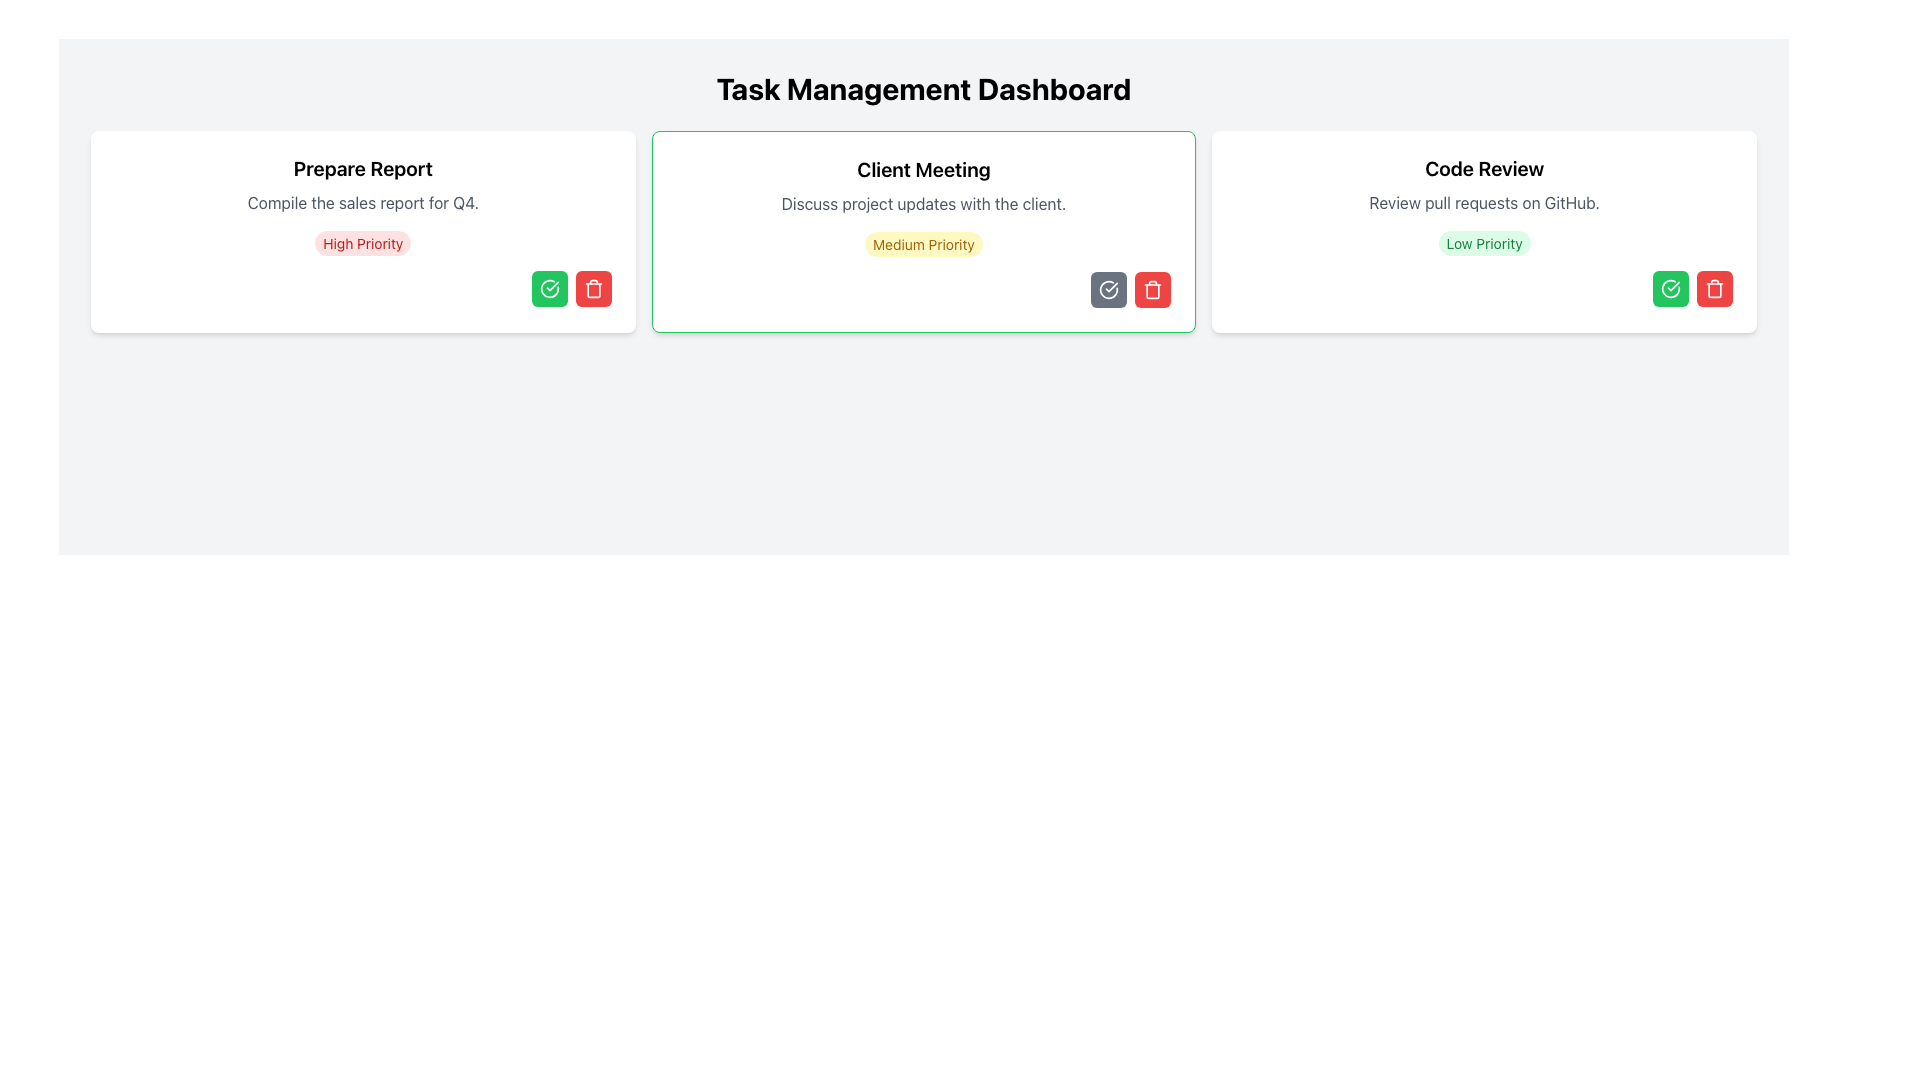 Image resolution: width=1920 pixels, height=1080 pixels. What do you see at coordinates (1153, 289) in the screenshot?
I see `the delete icon button located in the bottom-right corner of the 'Client Meeting' task card` at bounding box center [1153, 289].